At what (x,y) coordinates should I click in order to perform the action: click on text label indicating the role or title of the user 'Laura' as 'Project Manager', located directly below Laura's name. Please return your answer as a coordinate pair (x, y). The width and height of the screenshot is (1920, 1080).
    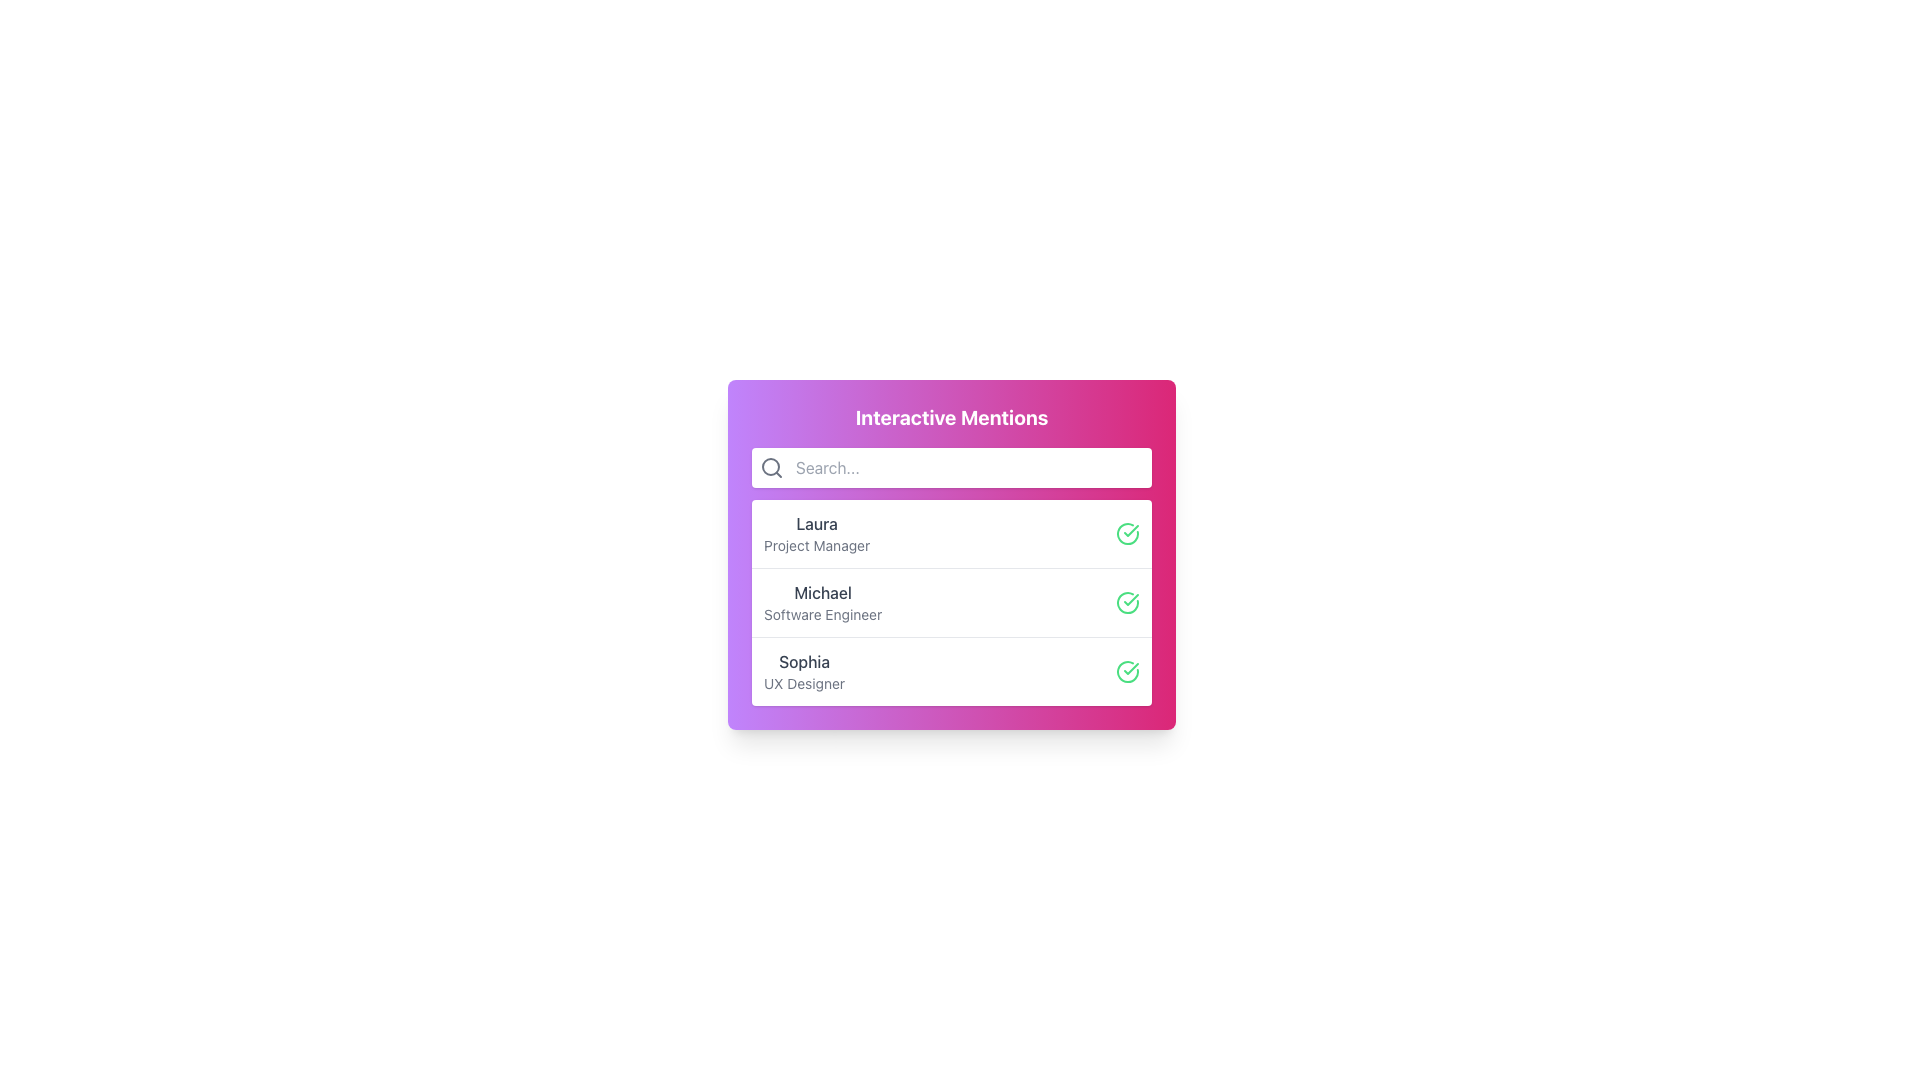
    Looking at the image, I should click on (817, 546).